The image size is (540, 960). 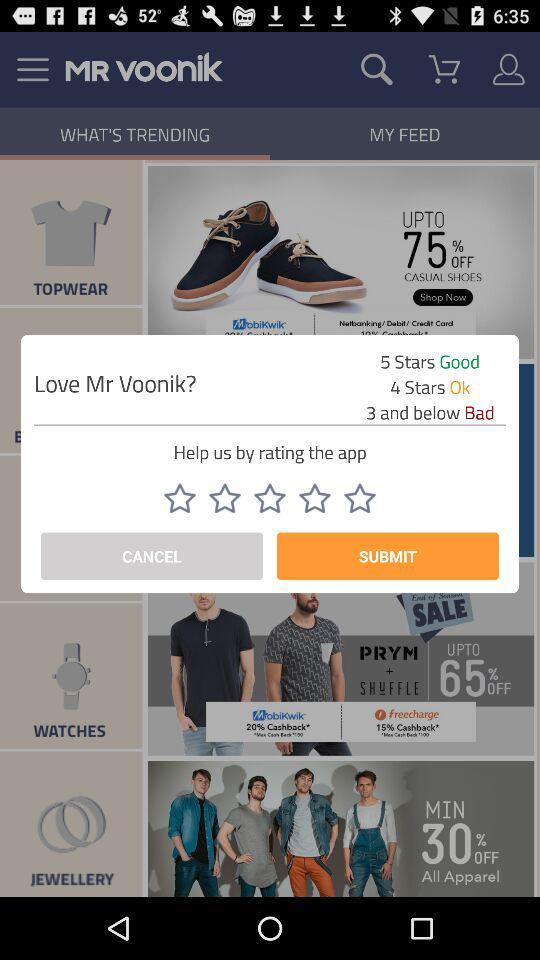 I want to click on icon below help us by, so click(x=224, y=497).